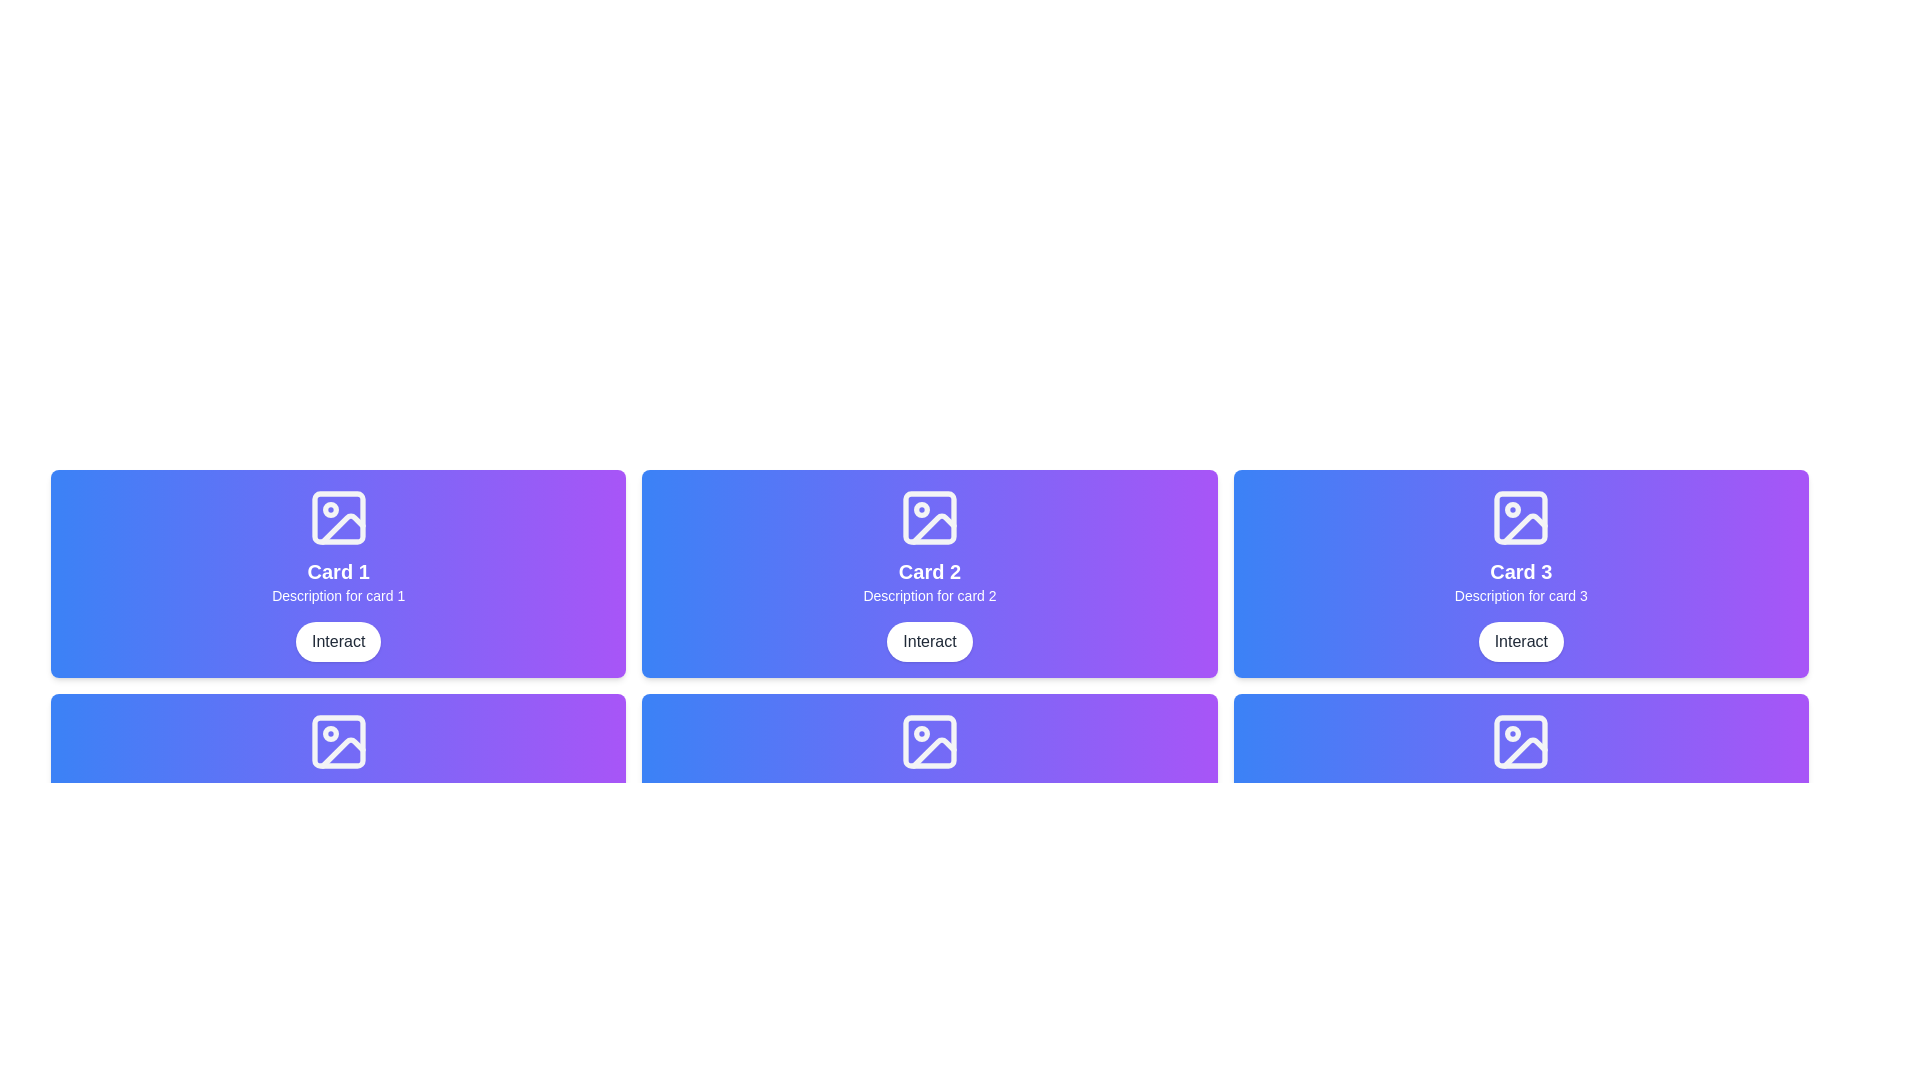 The image size is (1920, 1080). Describe the element at coordinates (929, 516) in the screenshot. I see `the square-shaped icon component that resembles an image symbol, located in Card 2, above the text 'Card 2' and aligned with the 'Interact' button` at that location.